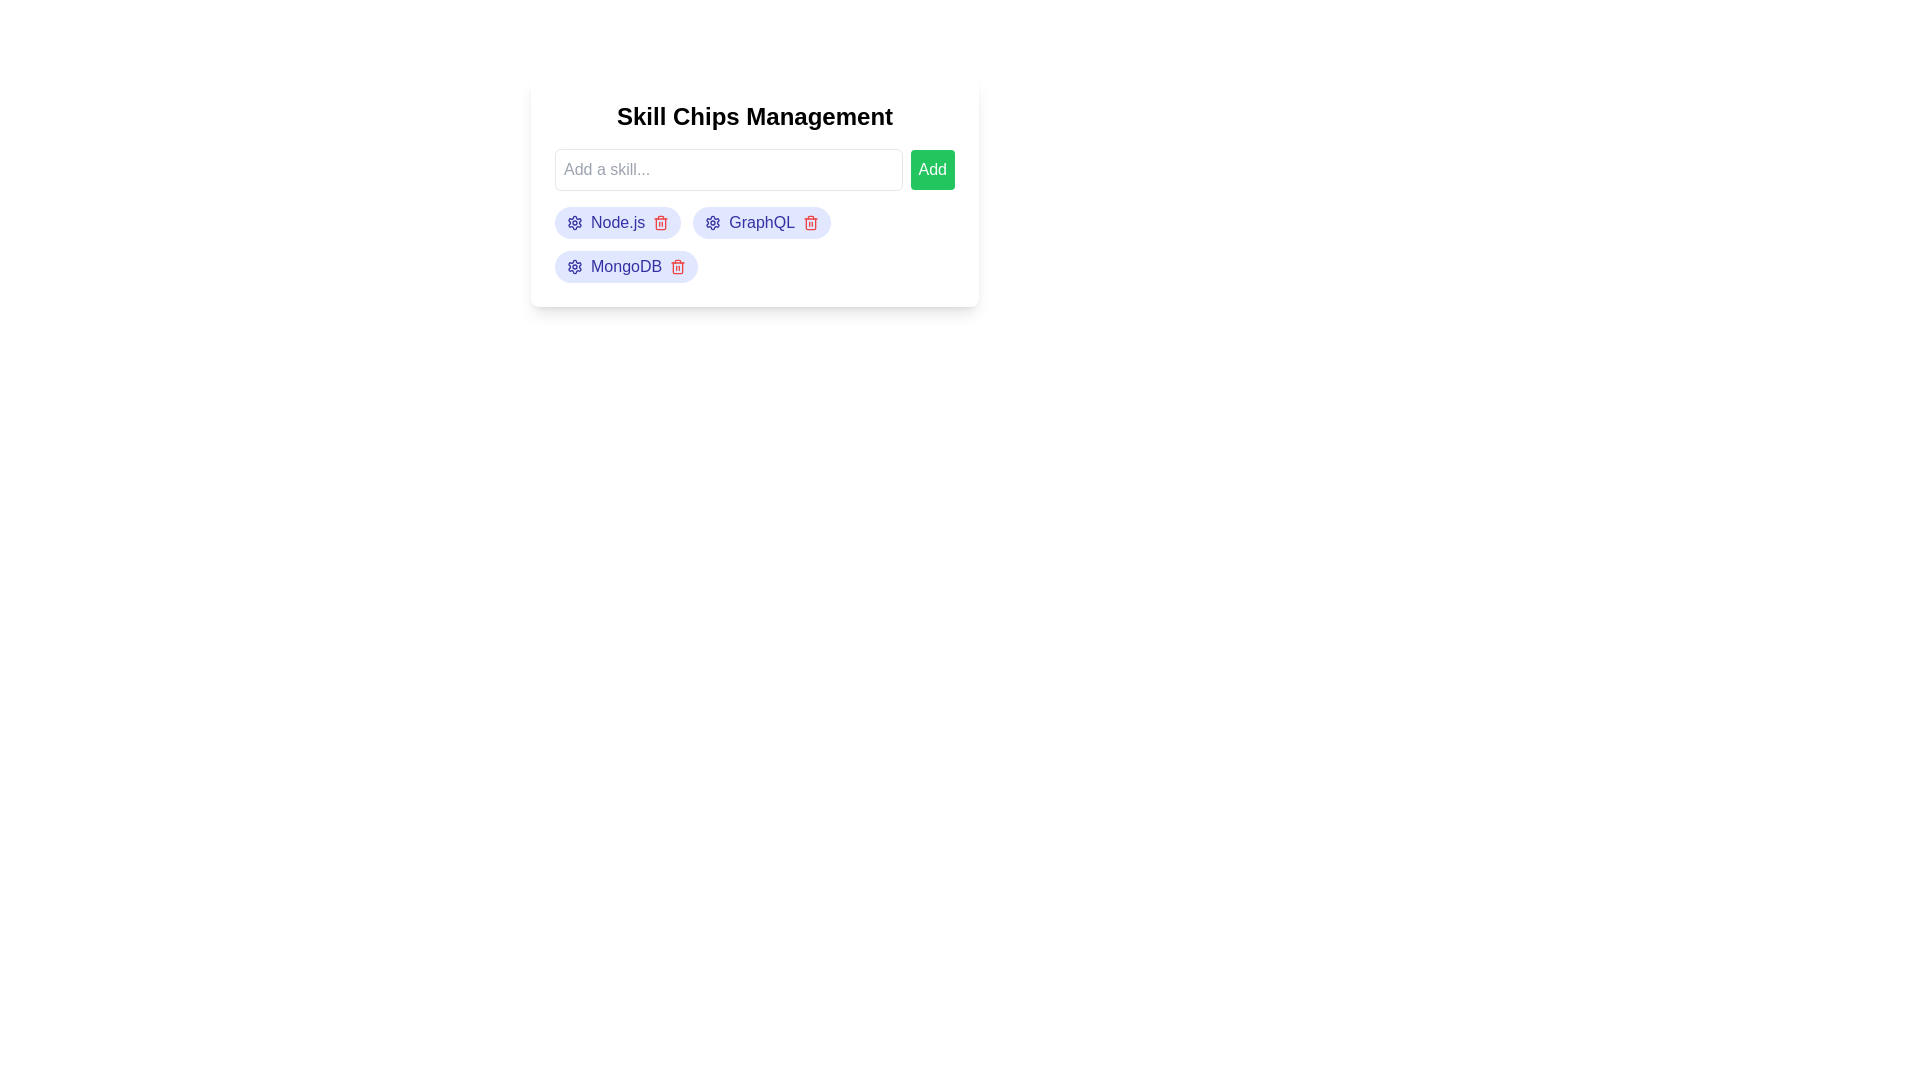  I want to click on the skill chip named MongoDB by clicking its trash icon, so click(678, 265).